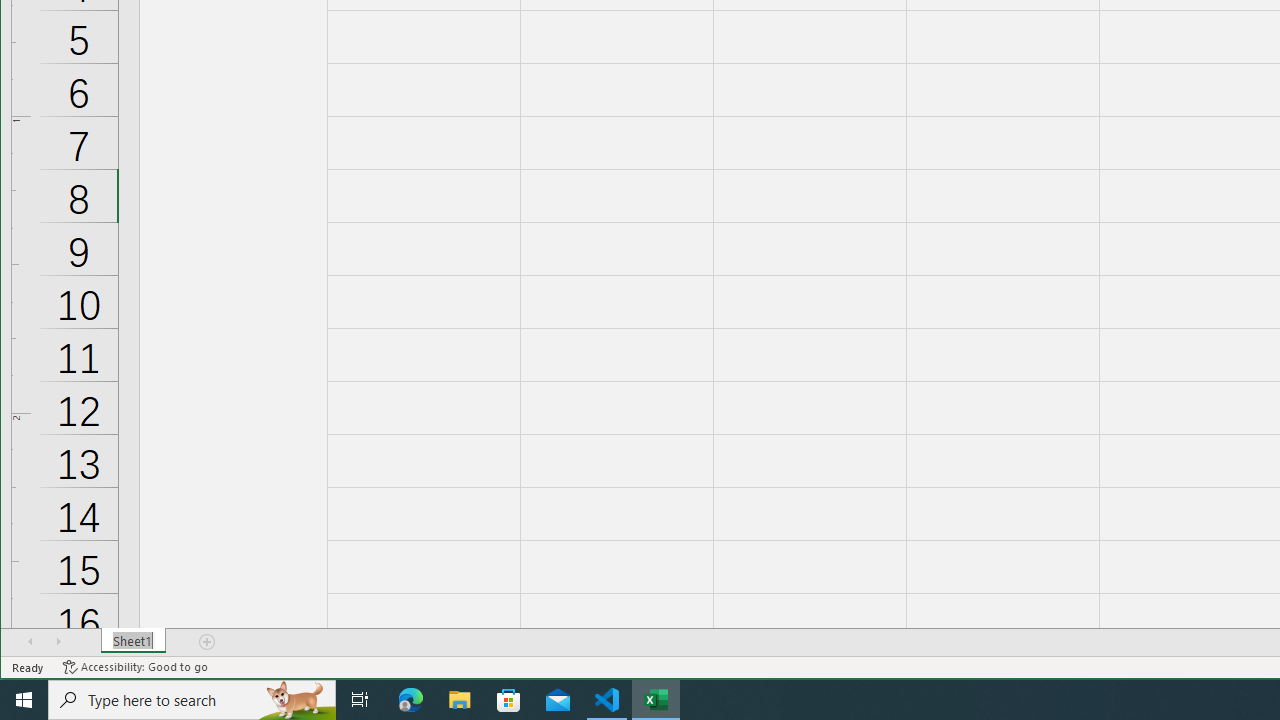 The width and height of the screenshot is (1280, 720). I want to click on 'Start', so click(24, 698).